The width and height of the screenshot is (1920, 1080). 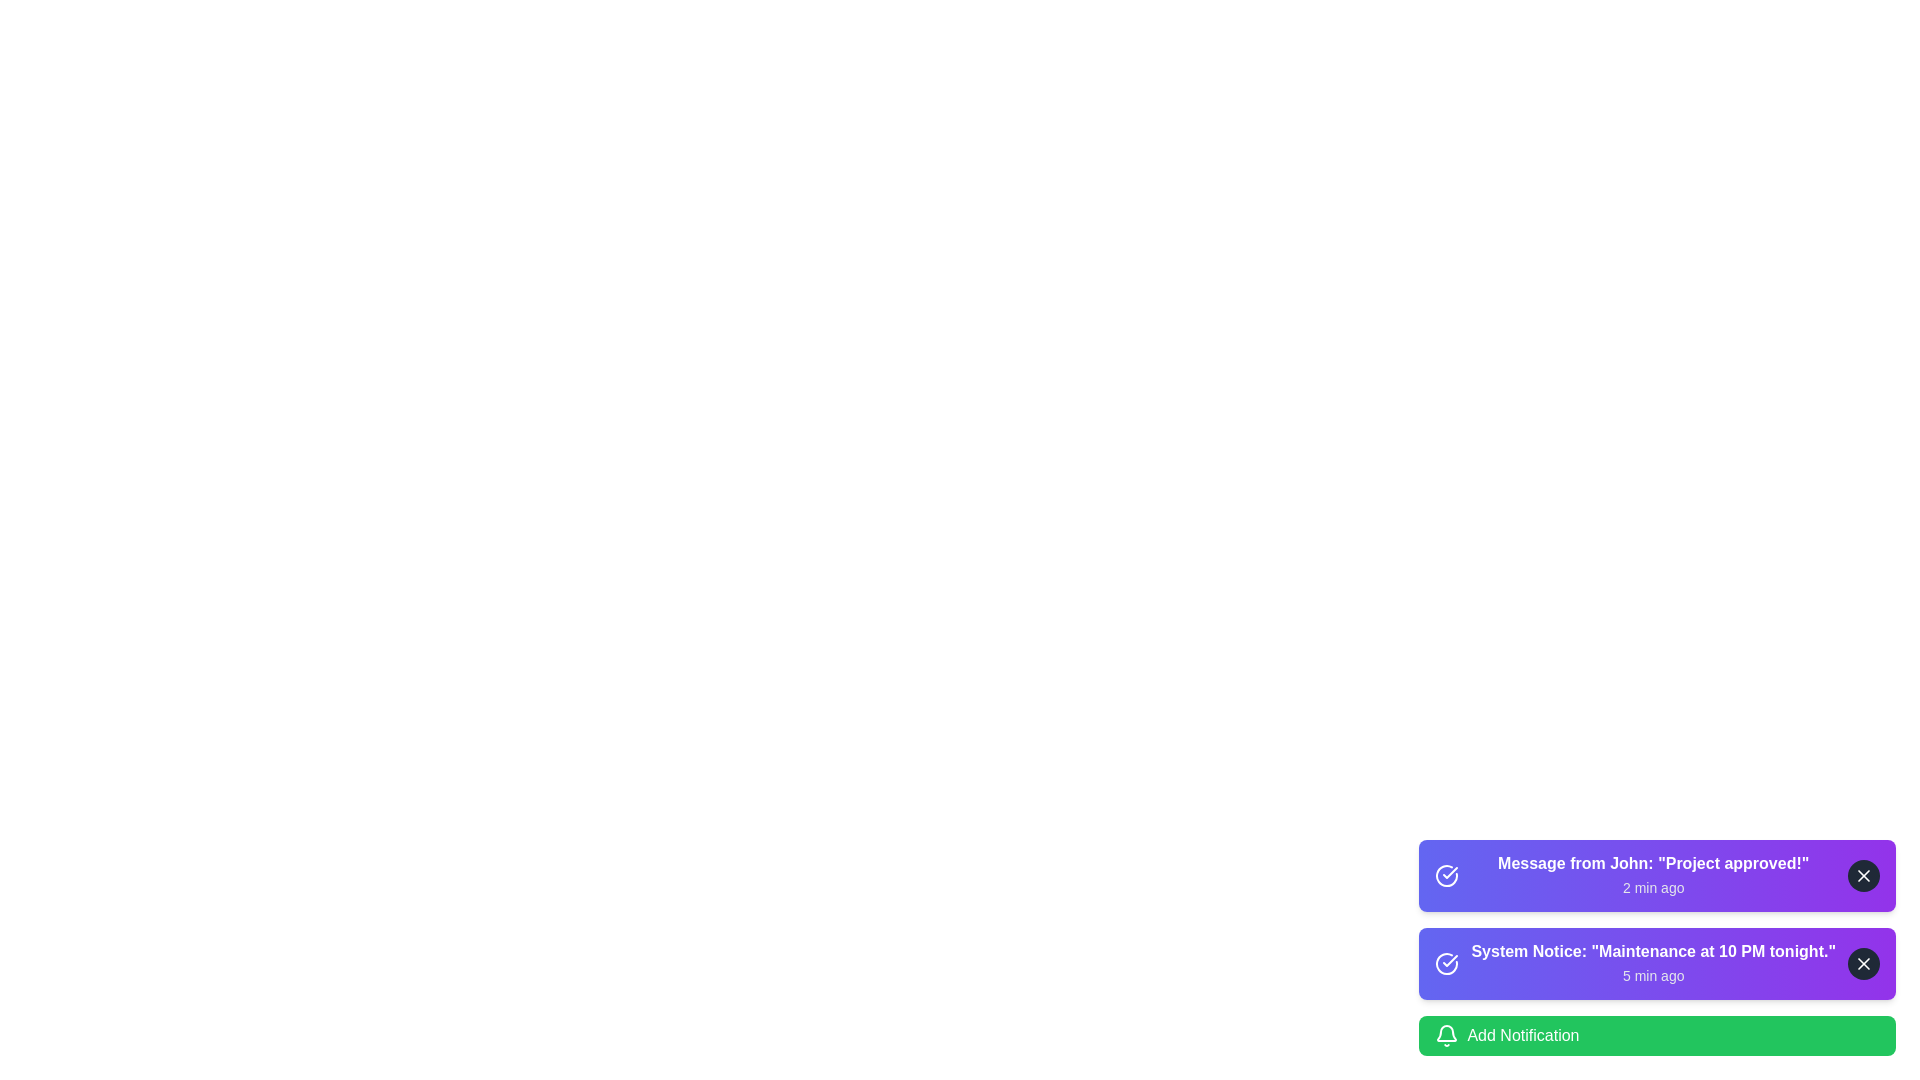 I want to click on the 'Add Notification' button to observe its hover effect, so click(x=1657, y=1035).